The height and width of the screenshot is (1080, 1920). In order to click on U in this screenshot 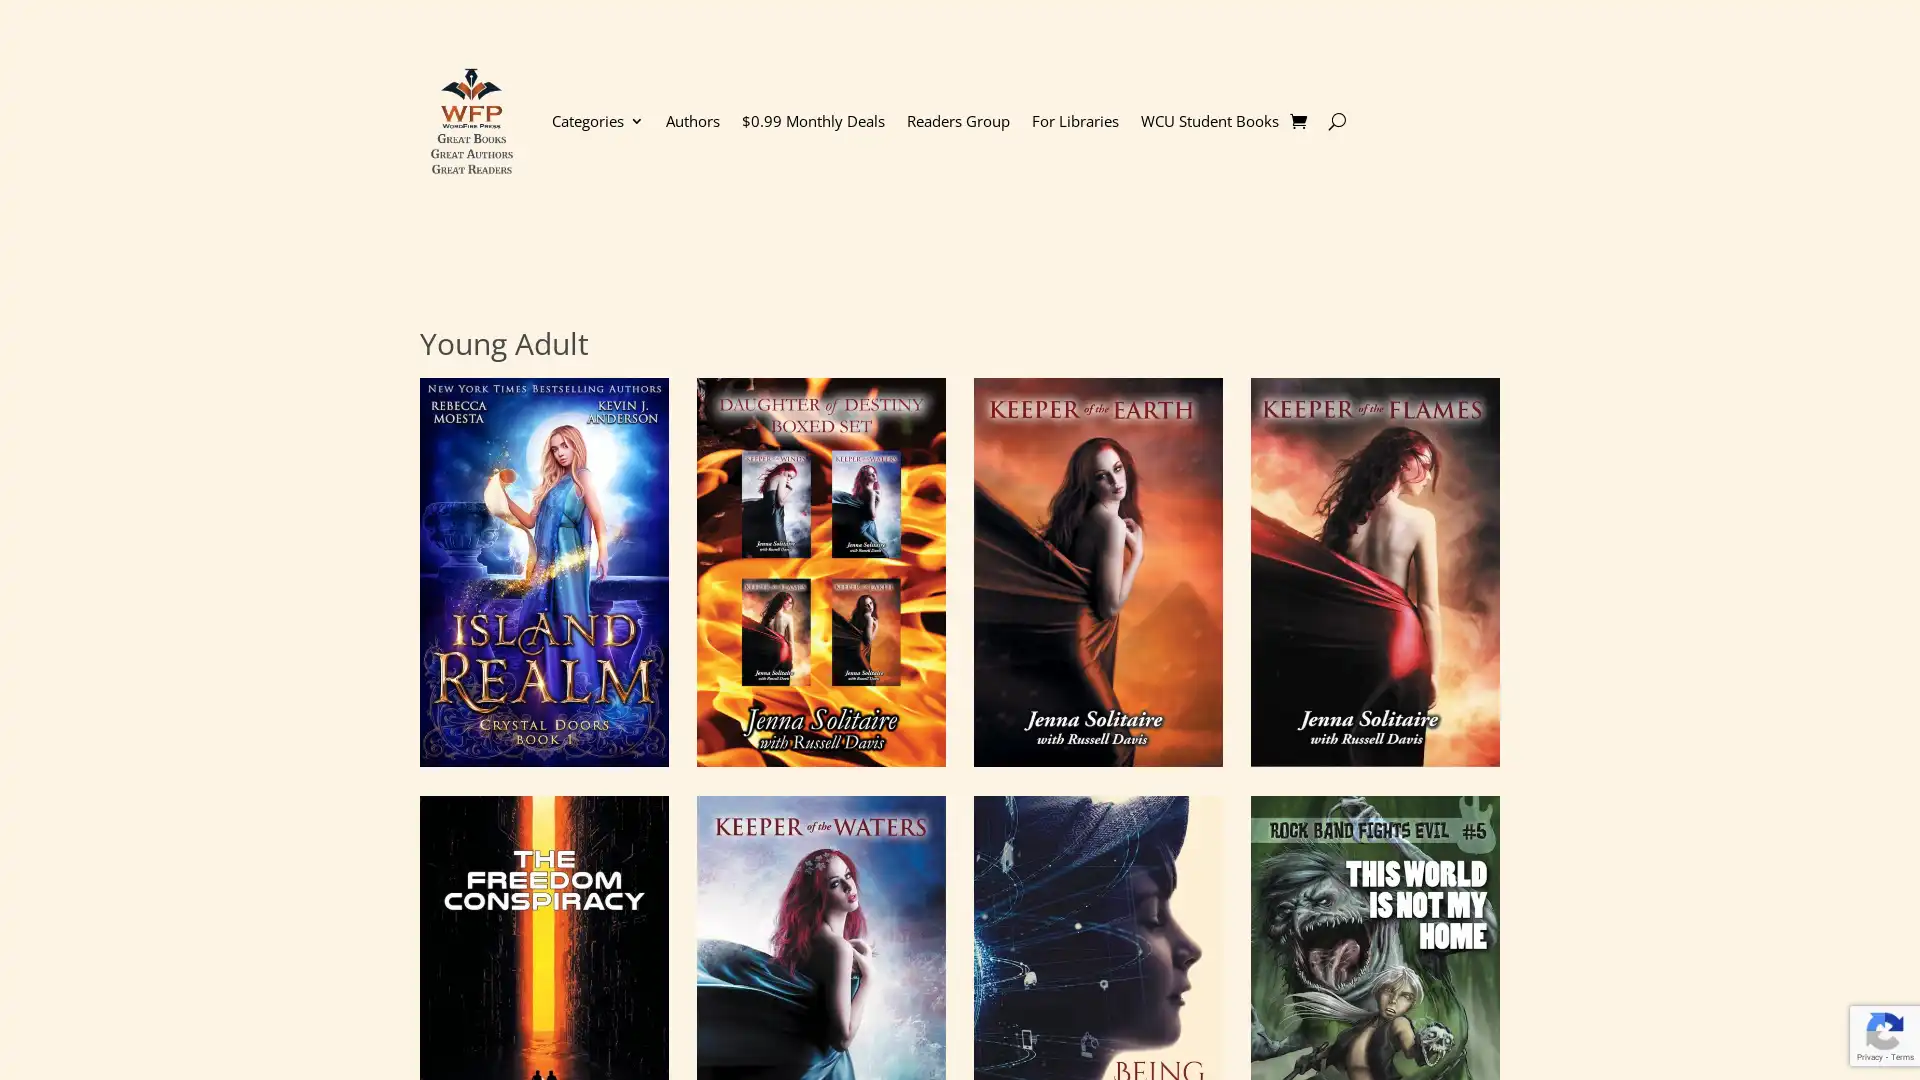, I will do `click(1336, 120)`.